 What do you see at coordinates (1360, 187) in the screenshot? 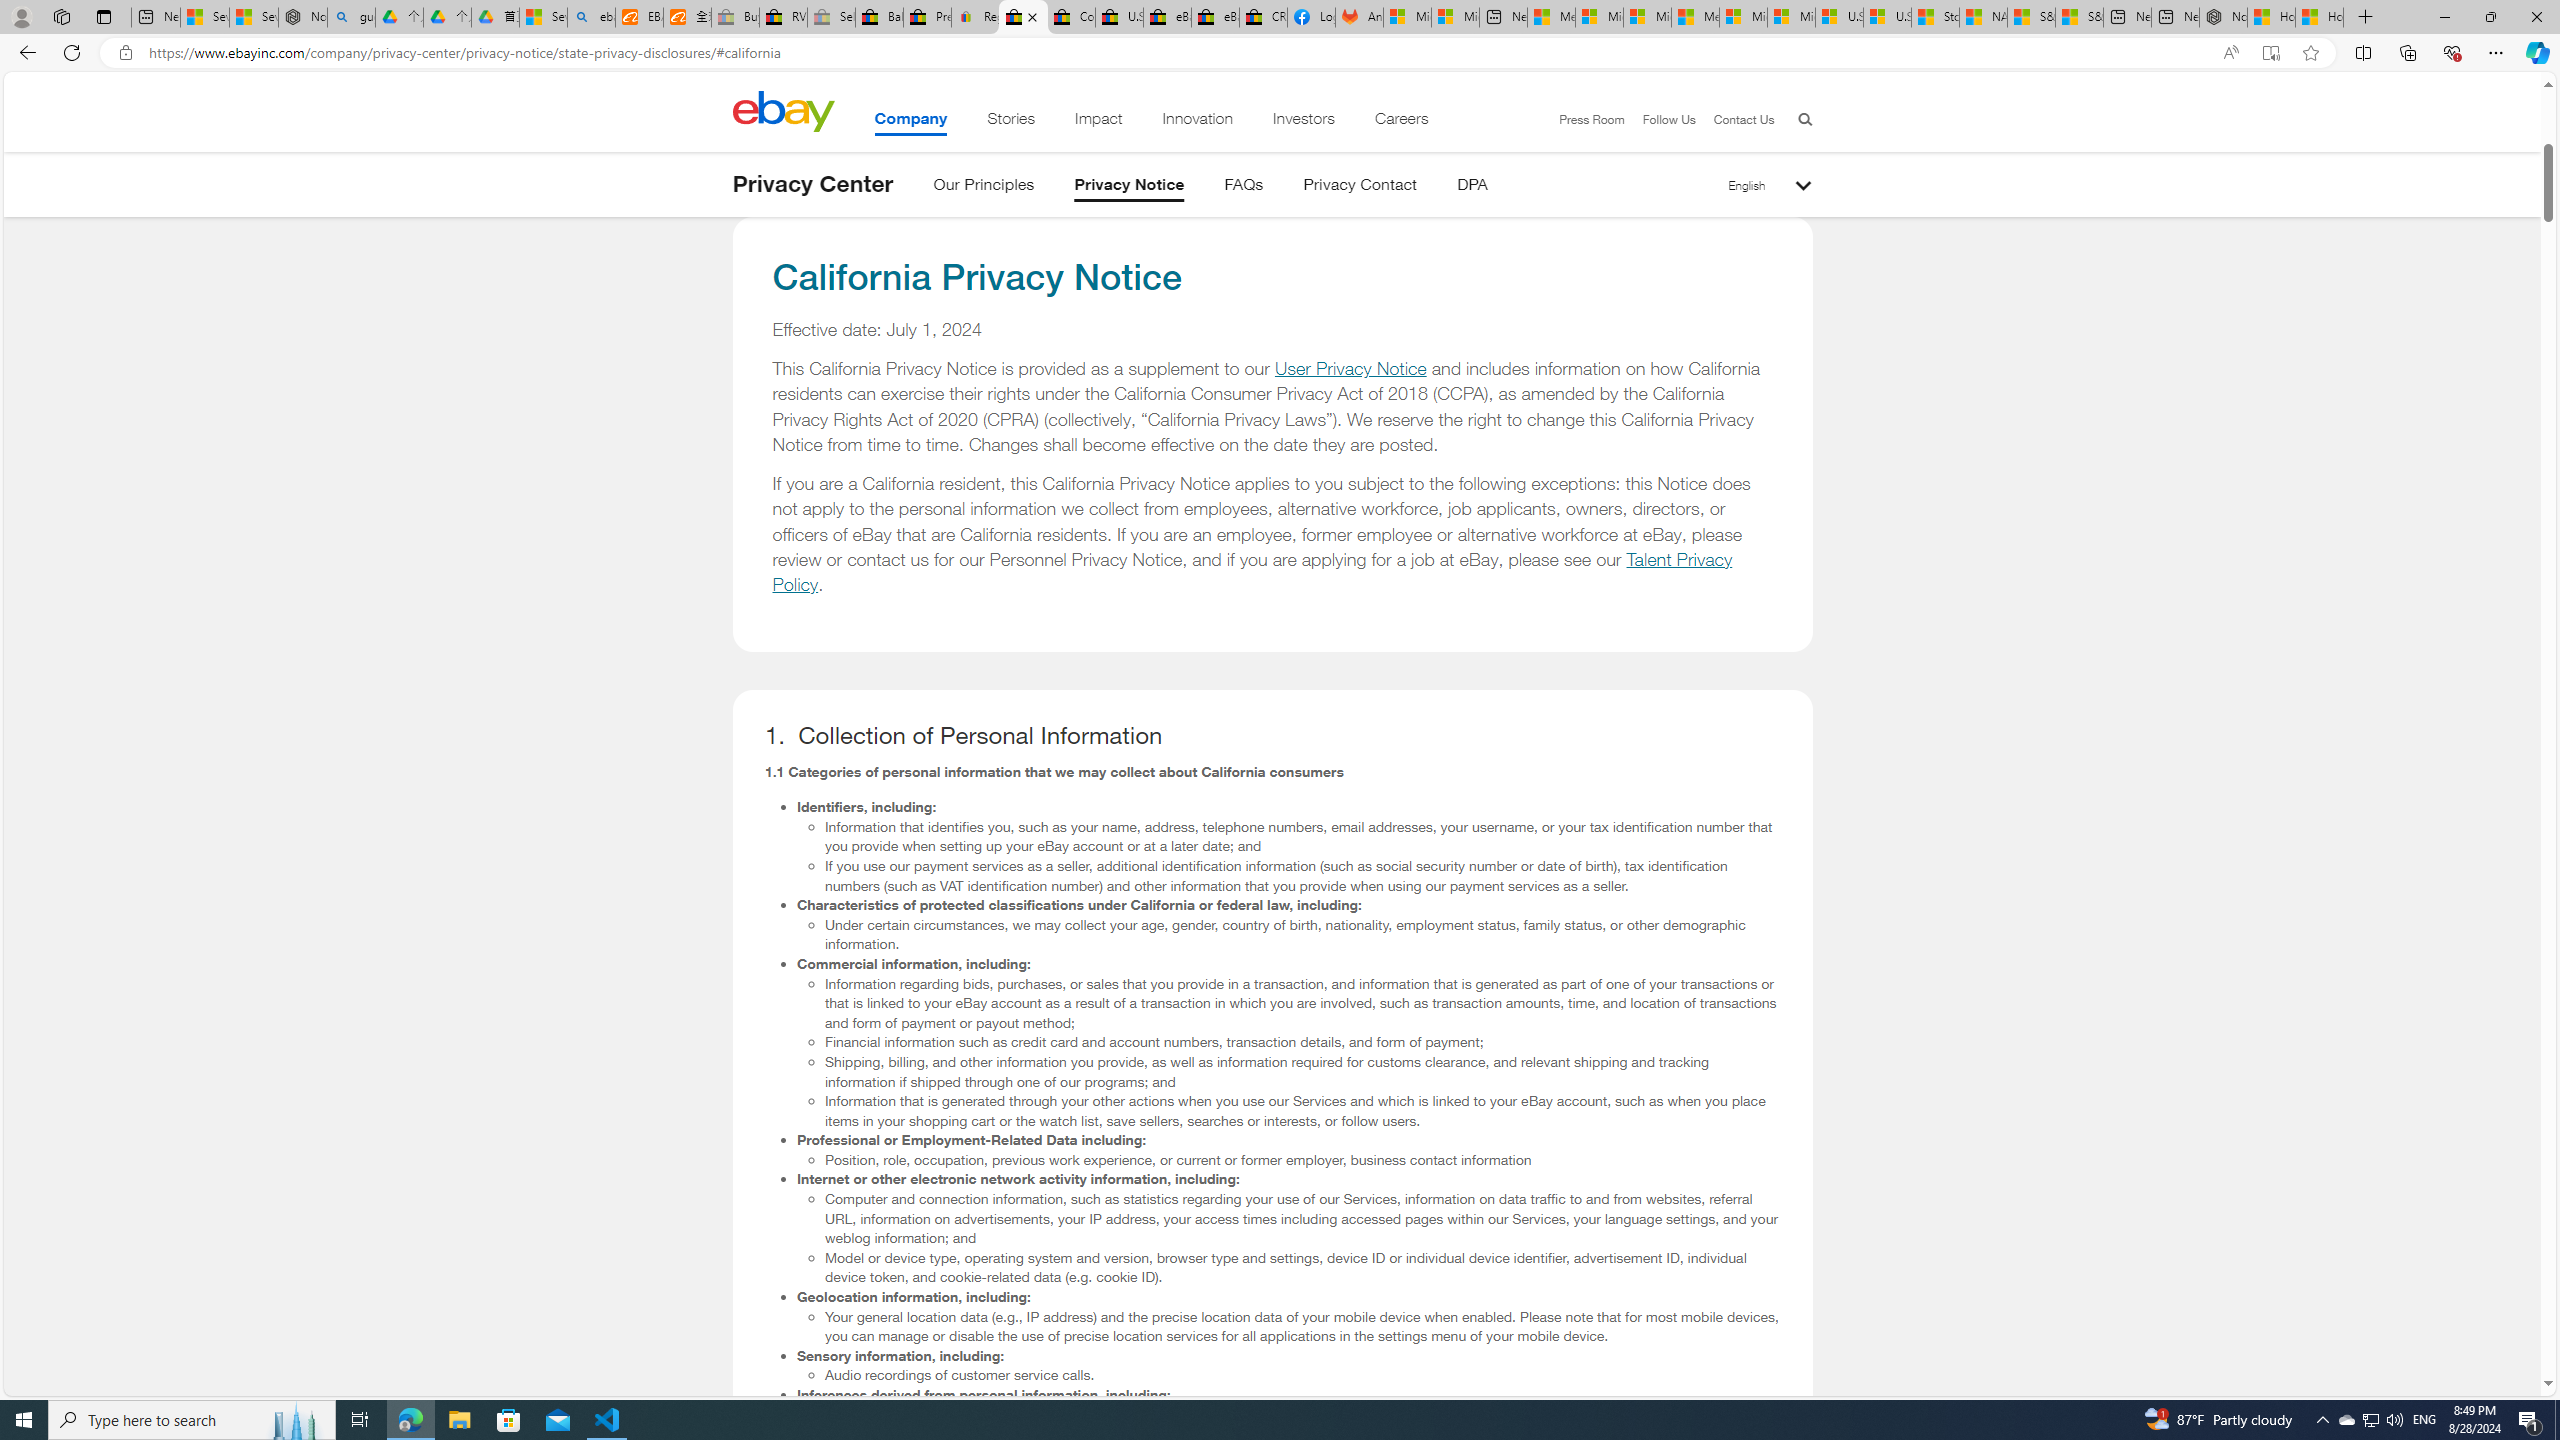
I see `'Privacy Contact'` at bounding box center [1360, 187].